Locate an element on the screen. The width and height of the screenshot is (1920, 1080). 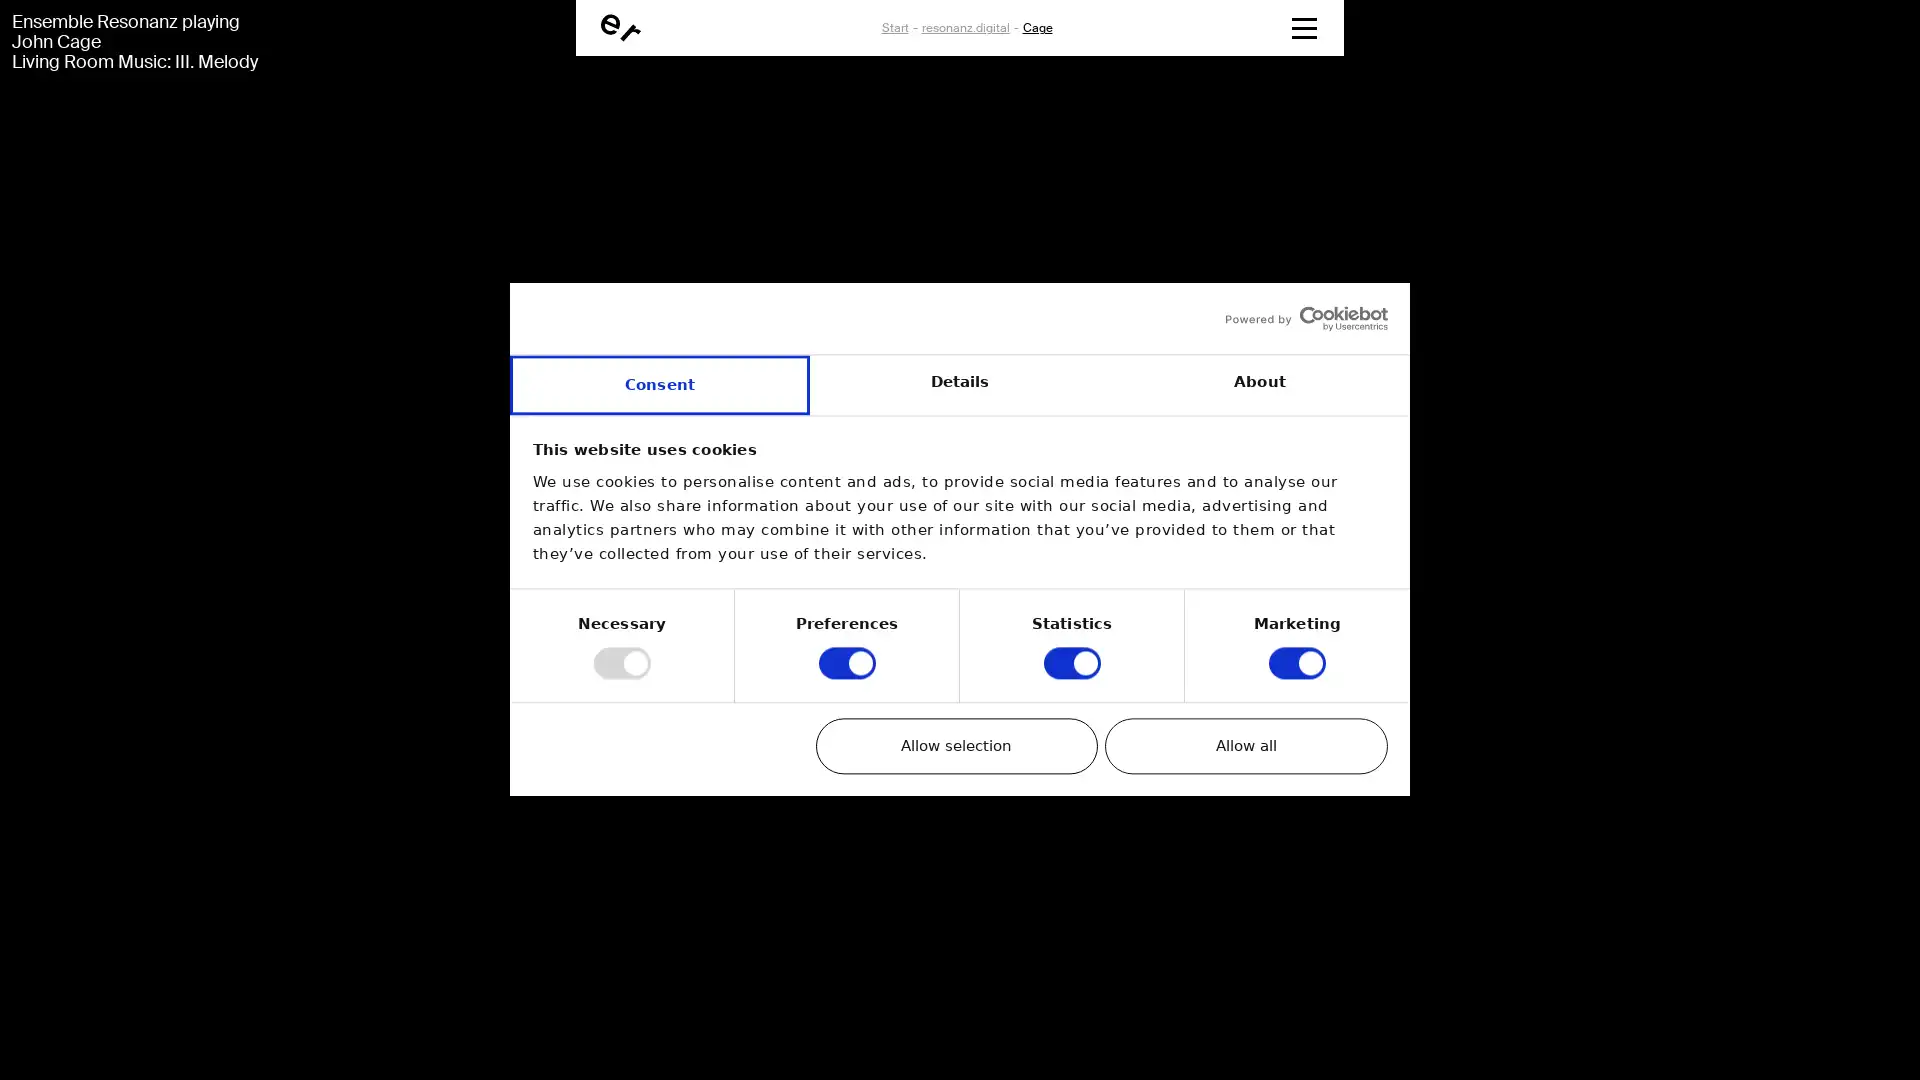
07 is located at coordinates (1159, 1056).